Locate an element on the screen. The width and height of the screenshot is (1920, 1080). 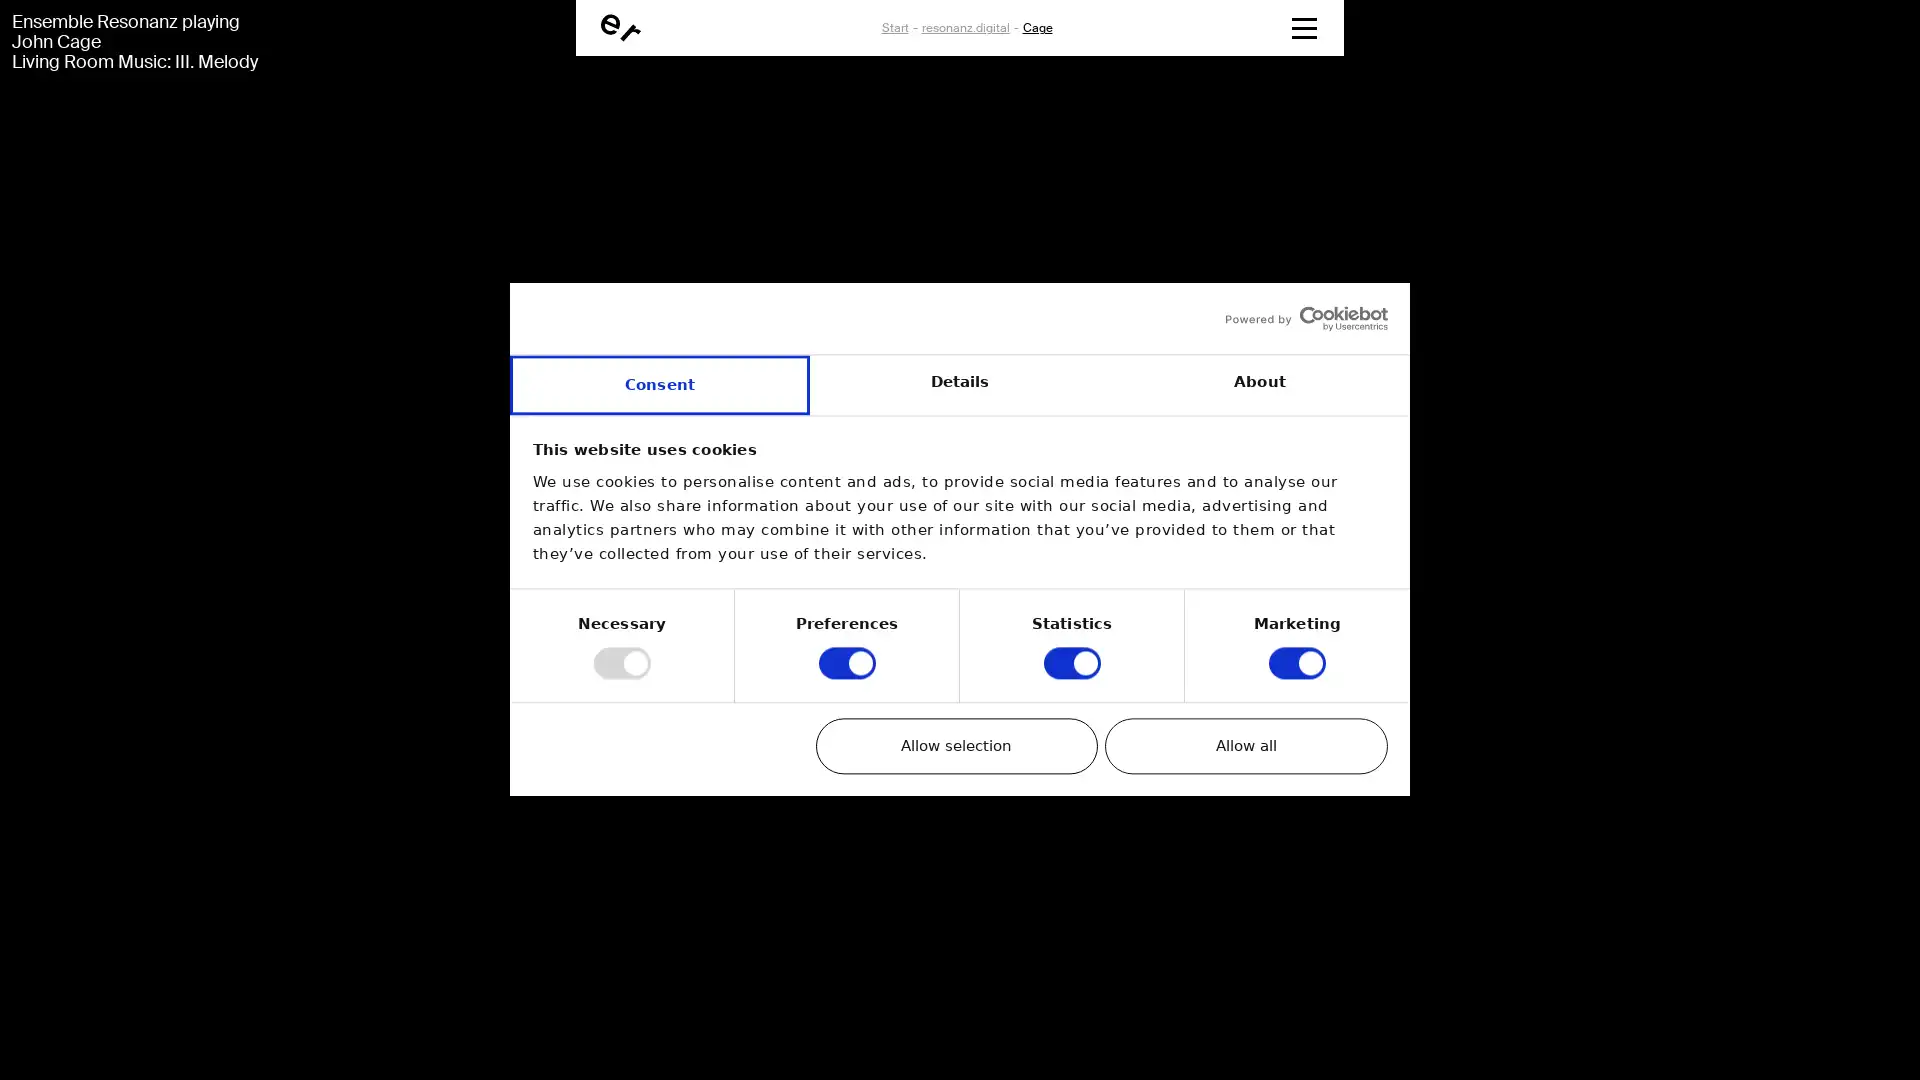
07 is located at coordinates (1159, 1056).